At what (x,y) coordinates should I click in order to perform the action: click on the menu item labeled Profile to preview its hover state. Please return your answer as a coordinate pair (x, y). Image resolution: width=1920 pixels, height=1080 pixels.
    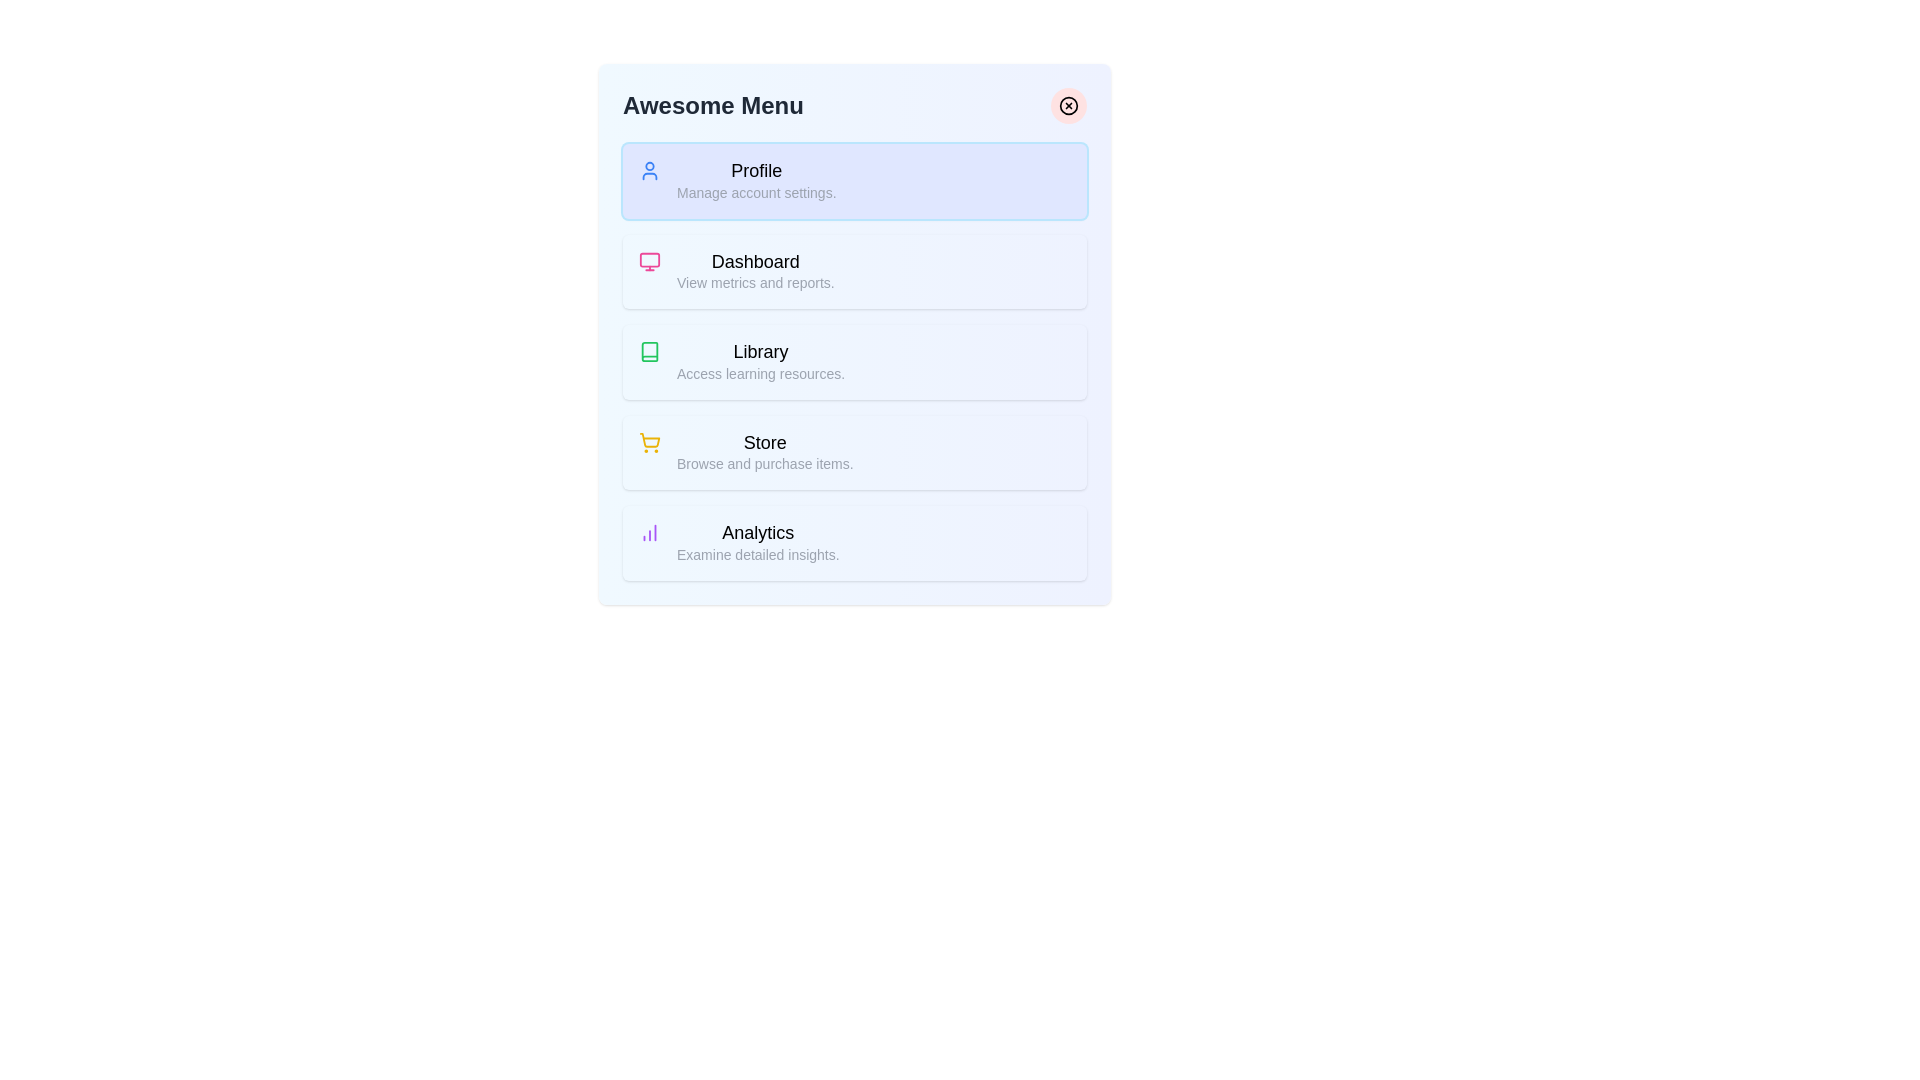
    Looking at the image, I should click on (854, 181).